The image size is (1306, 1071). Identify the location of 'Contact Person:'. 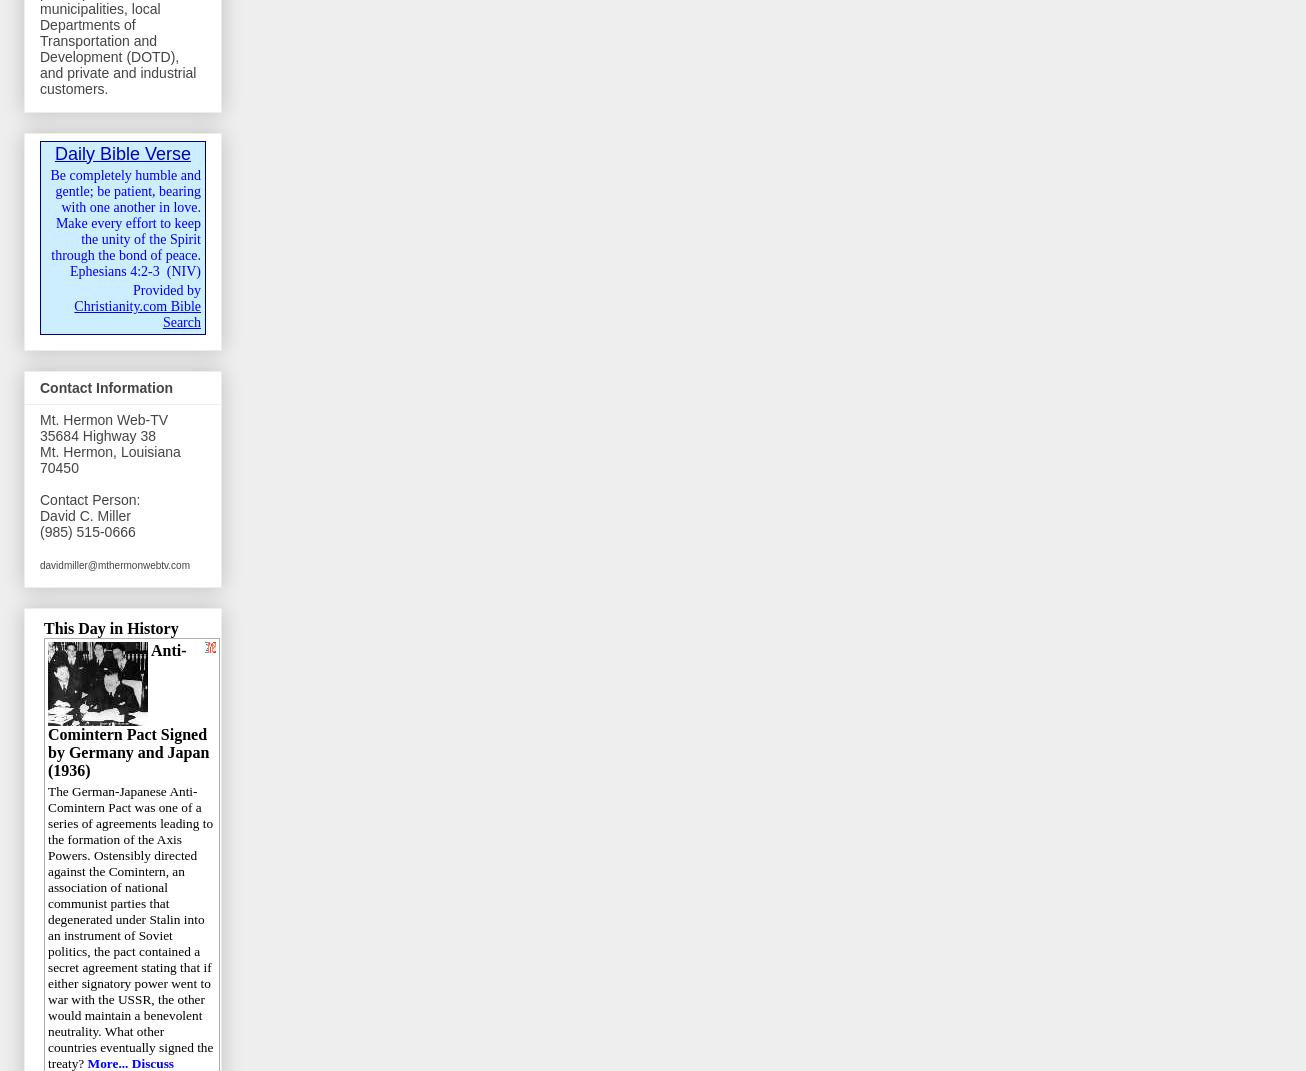
(88, 499).